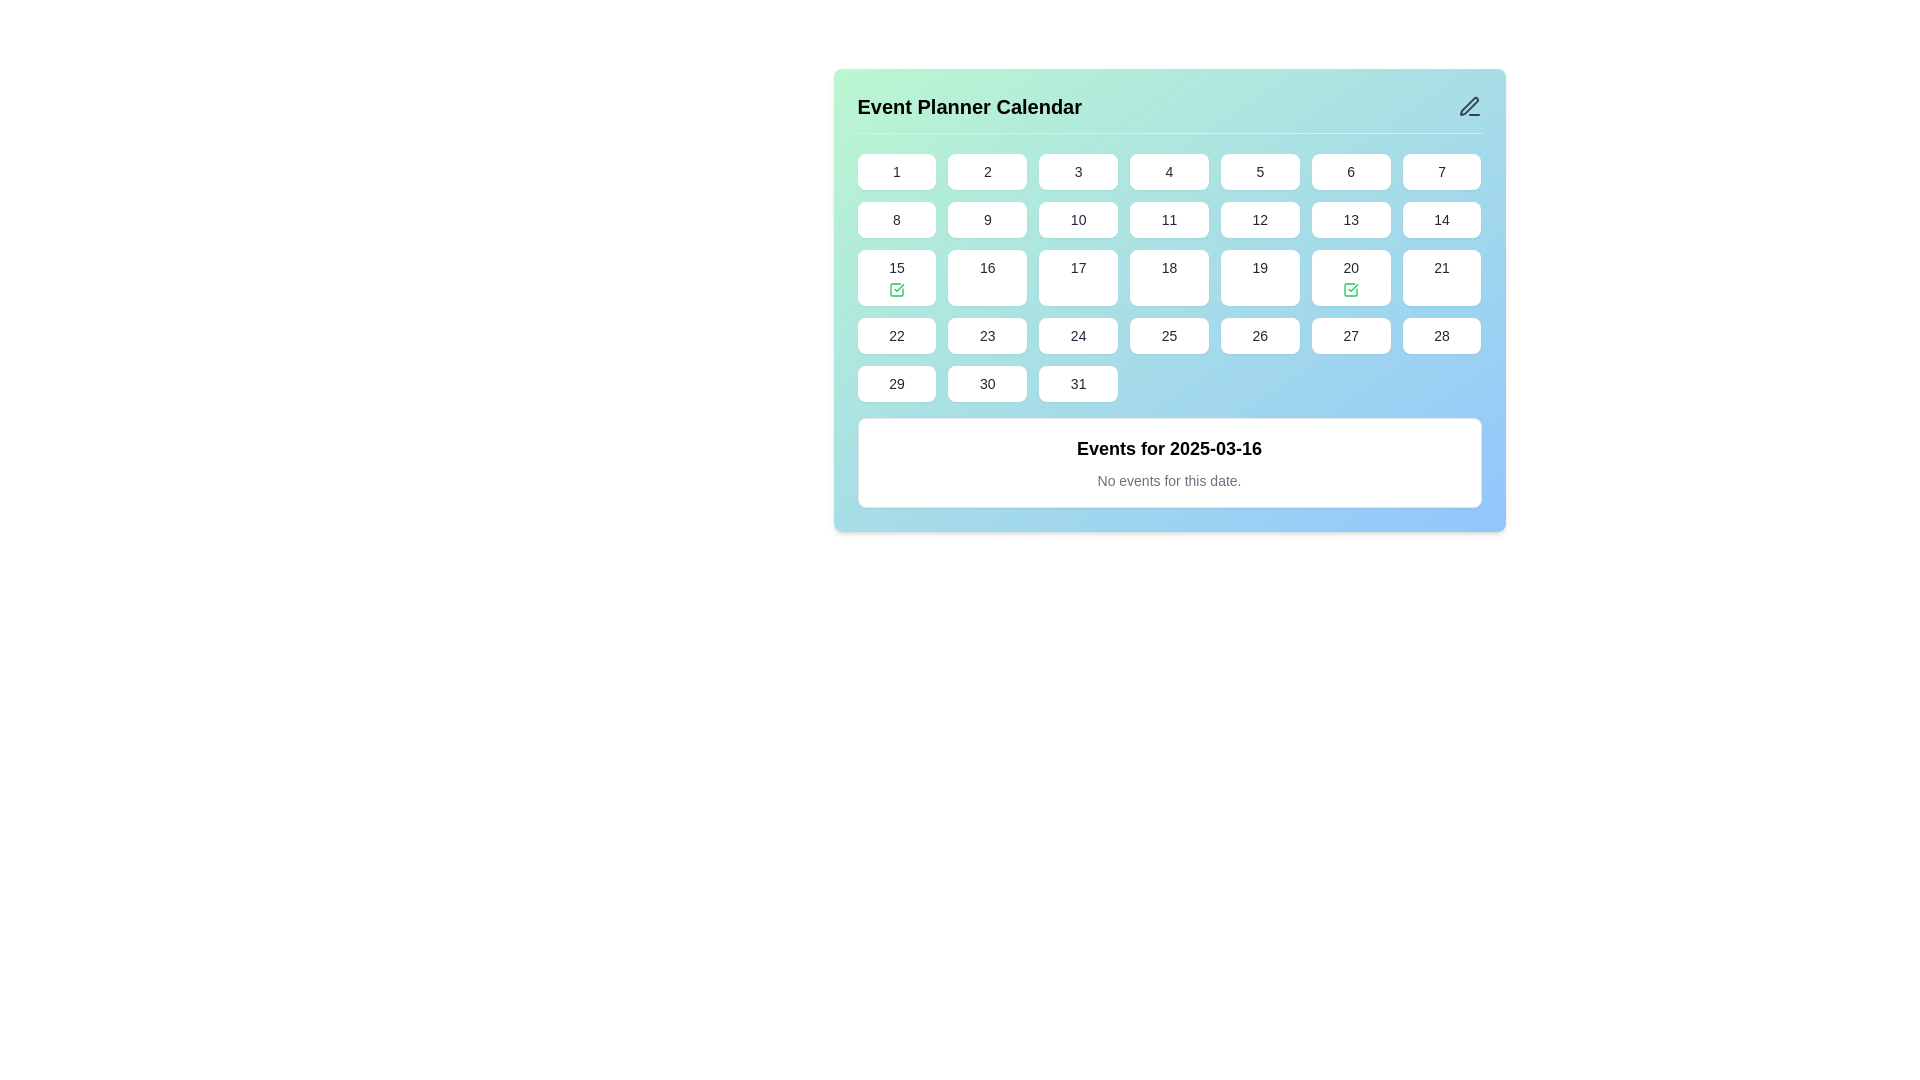 The height and width of the screenshot is (1080, 1920). Describe the element at coordinates (1351, 289) in the screenshot. I see `the small square icon with a green check symbol located within the calendar cell marked '20'` at that location.